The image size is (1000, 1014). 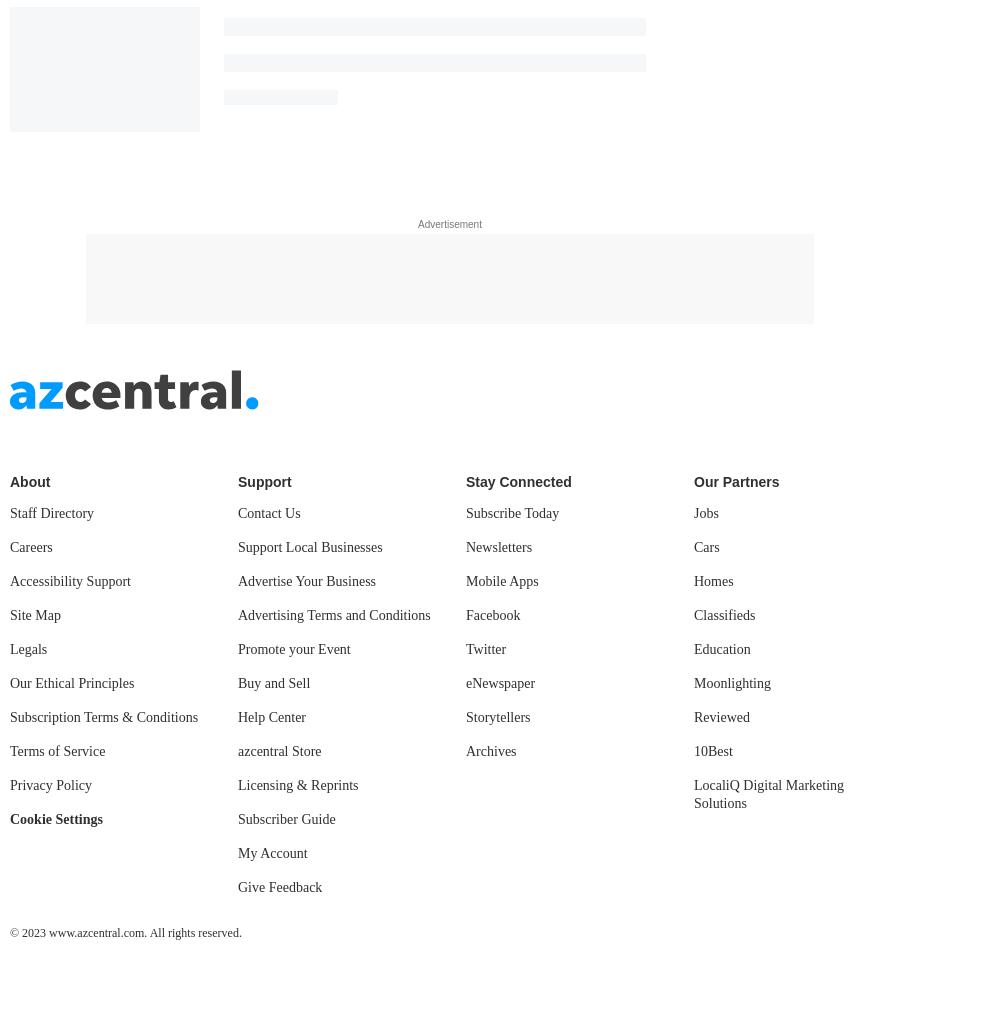 I want to click on 'My Account', so click(x=237, y=851).